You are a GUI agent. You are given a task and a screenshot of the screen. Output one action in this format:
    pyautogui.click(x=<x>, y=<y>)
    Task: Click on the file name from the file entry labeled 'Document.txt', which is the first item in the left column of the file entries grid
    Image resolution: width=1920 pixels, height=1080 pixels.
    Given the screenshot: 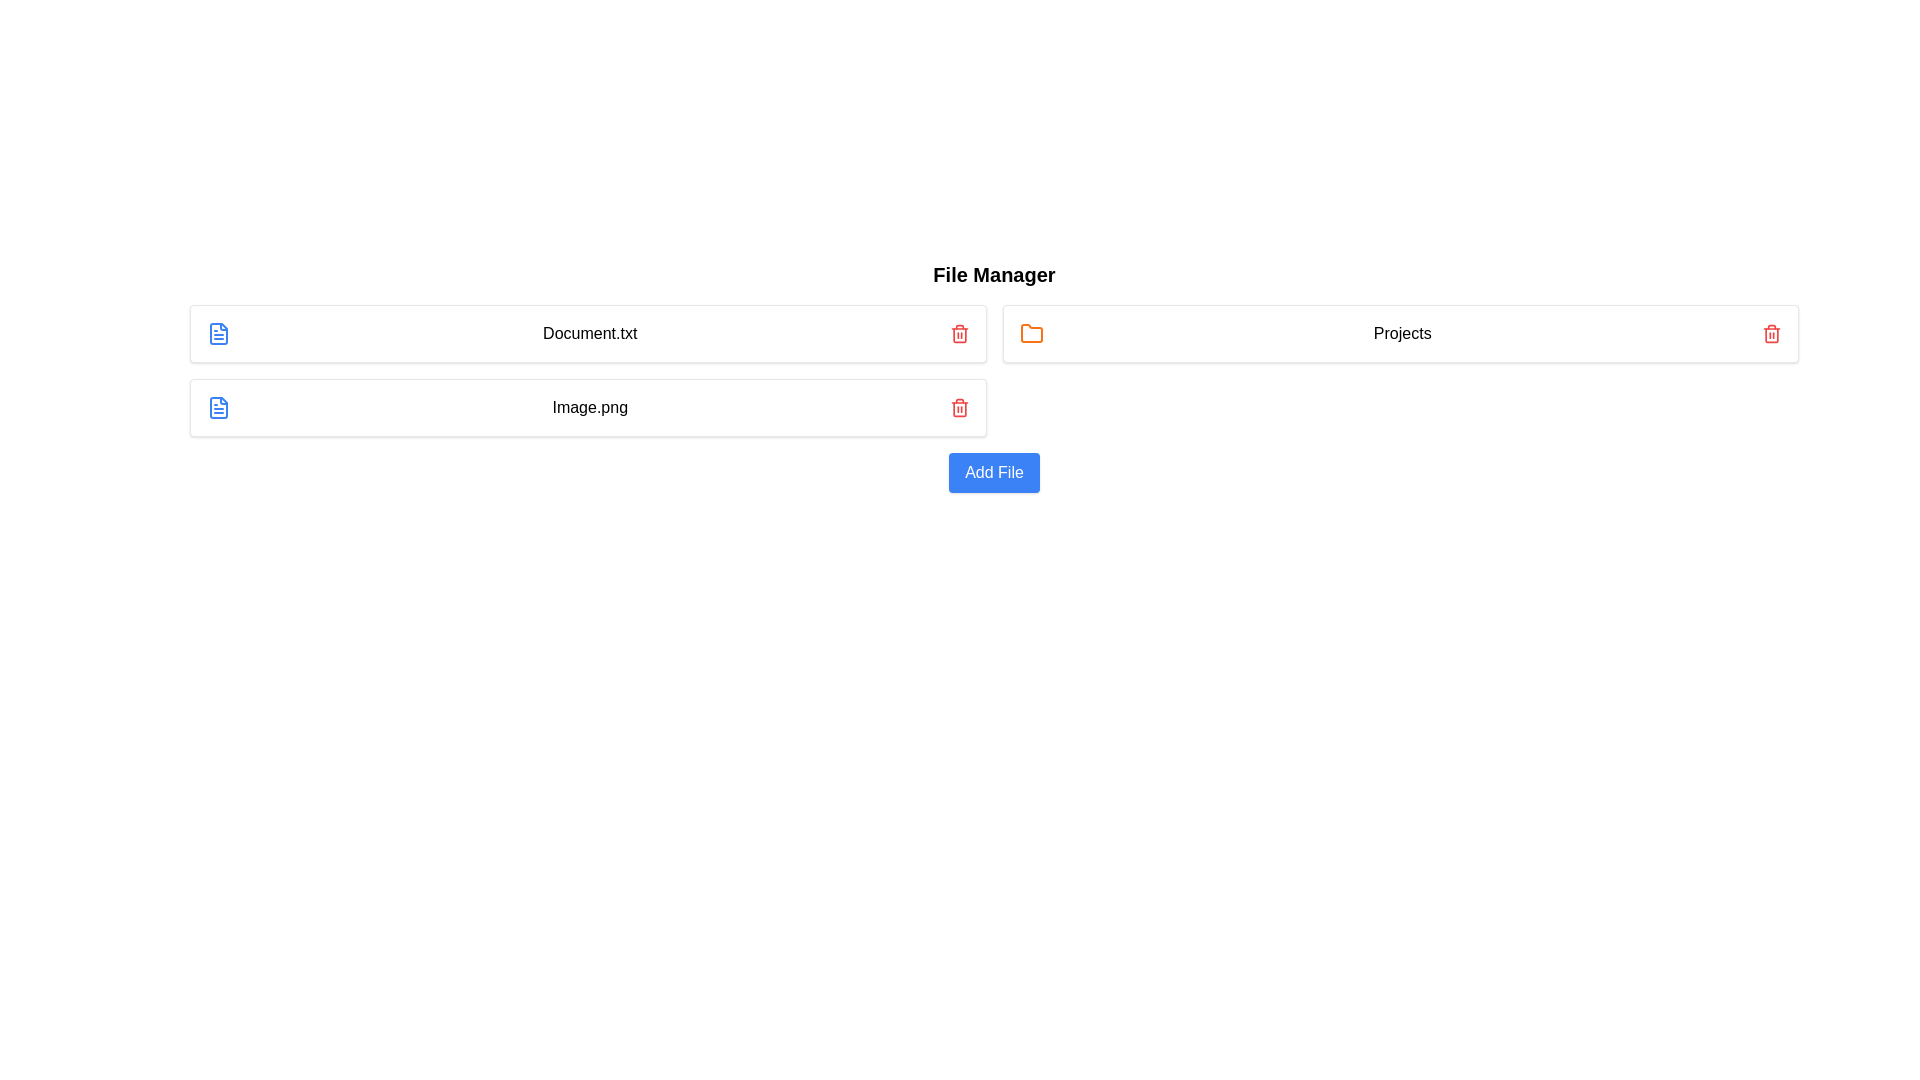 What is the action you would take?
    pyautogui.click(x=587, y=333)
    